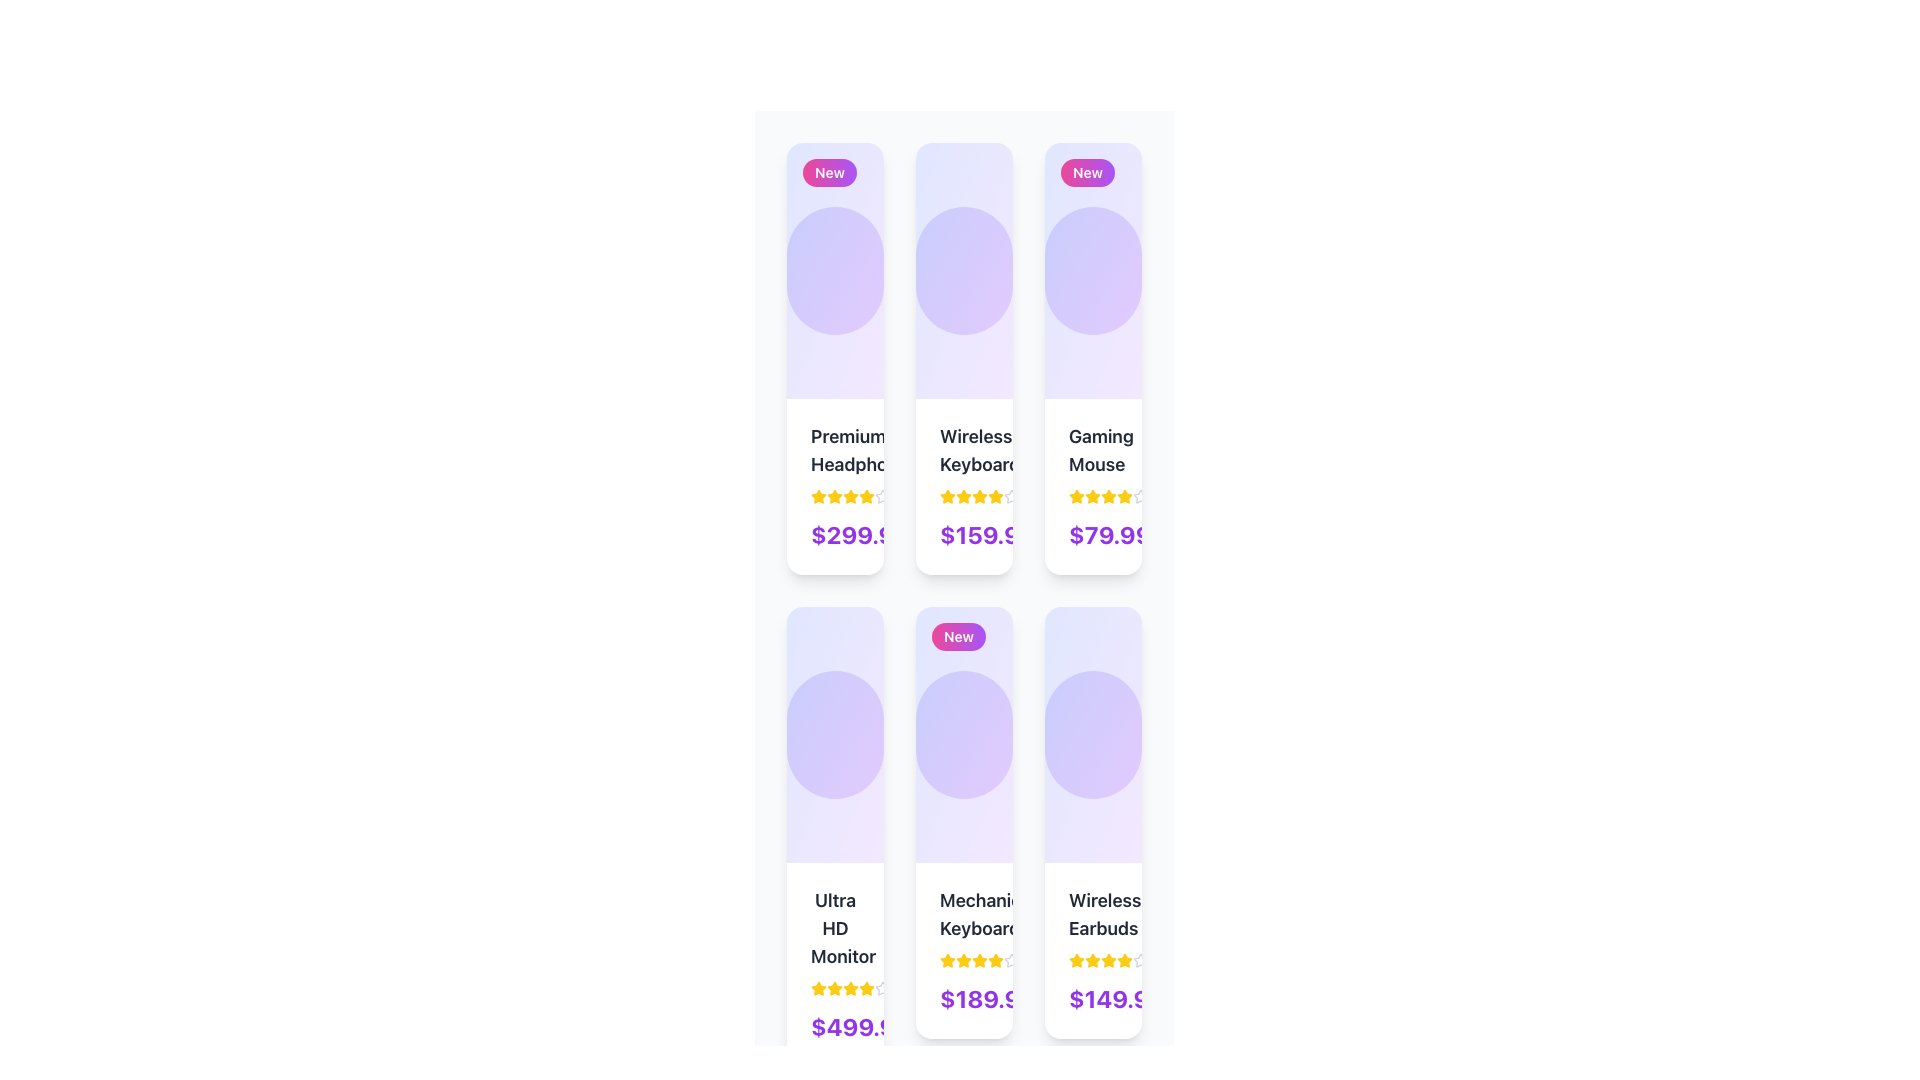 This screenshot has width=1920, height=1080. I want to click on the third star icon in the rating system located underneath the 'Wireless Keyboard' label to interact with it, so click(964, 496).